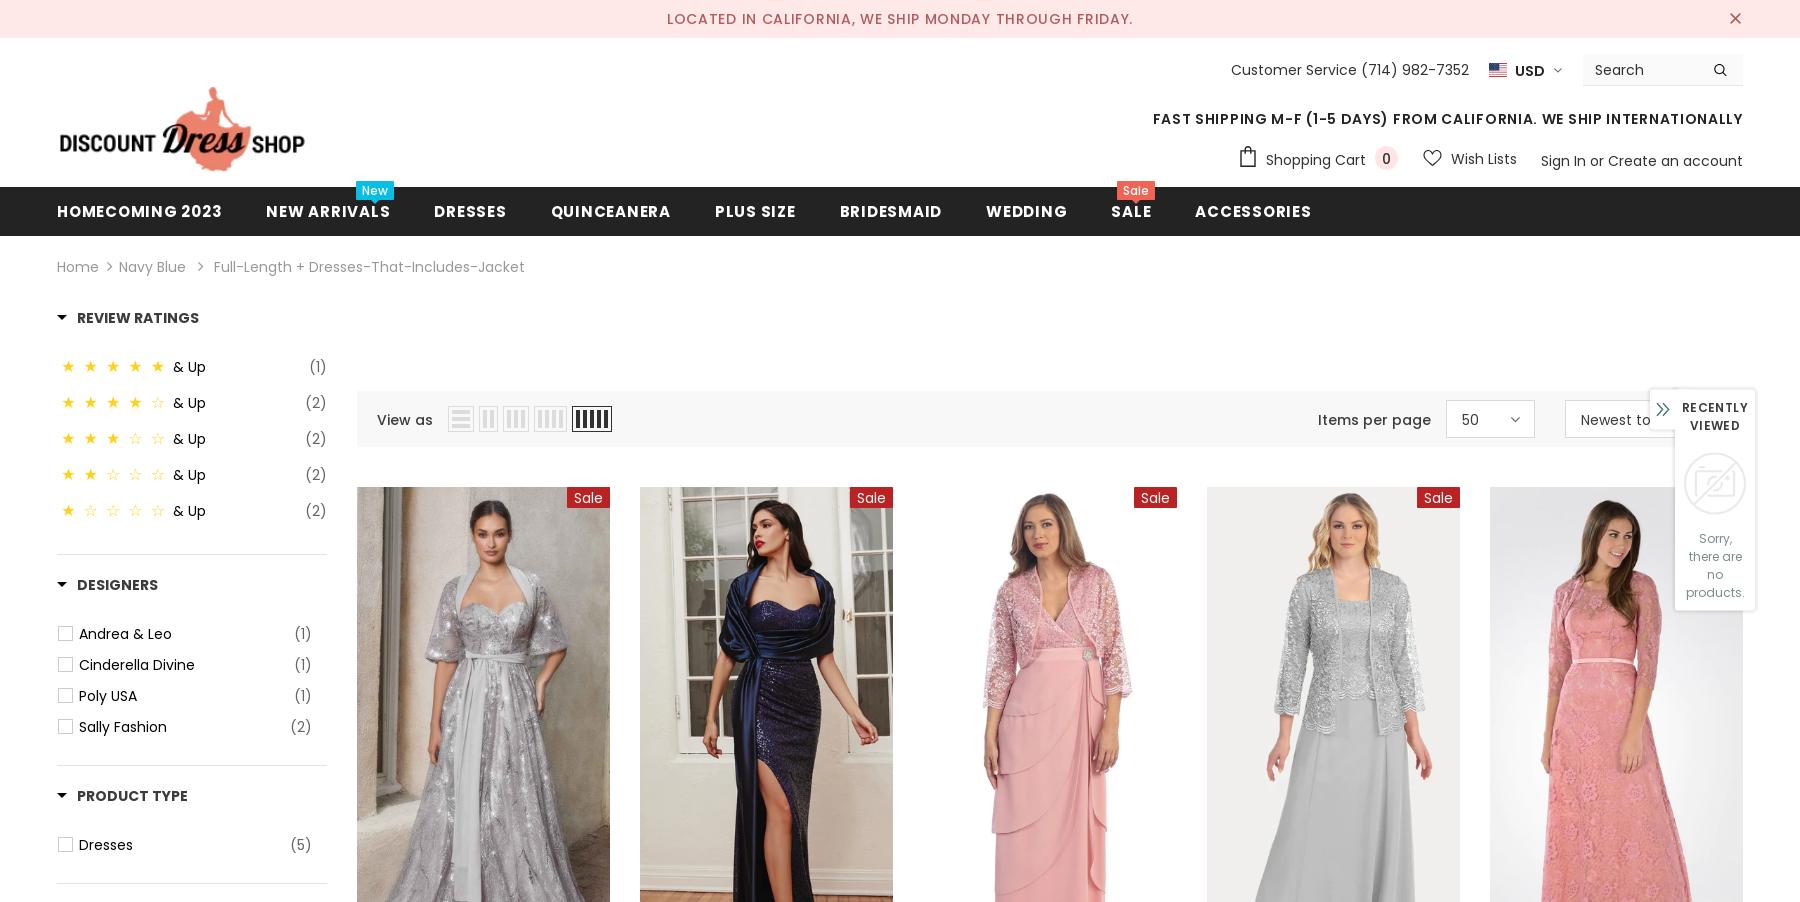 Image resolution: width=1800 pixels, height=902 pixels. What do you see at coordinates (1460, 419) in the screenshot?
I see `'50'` at bounding box center [1460, 419].